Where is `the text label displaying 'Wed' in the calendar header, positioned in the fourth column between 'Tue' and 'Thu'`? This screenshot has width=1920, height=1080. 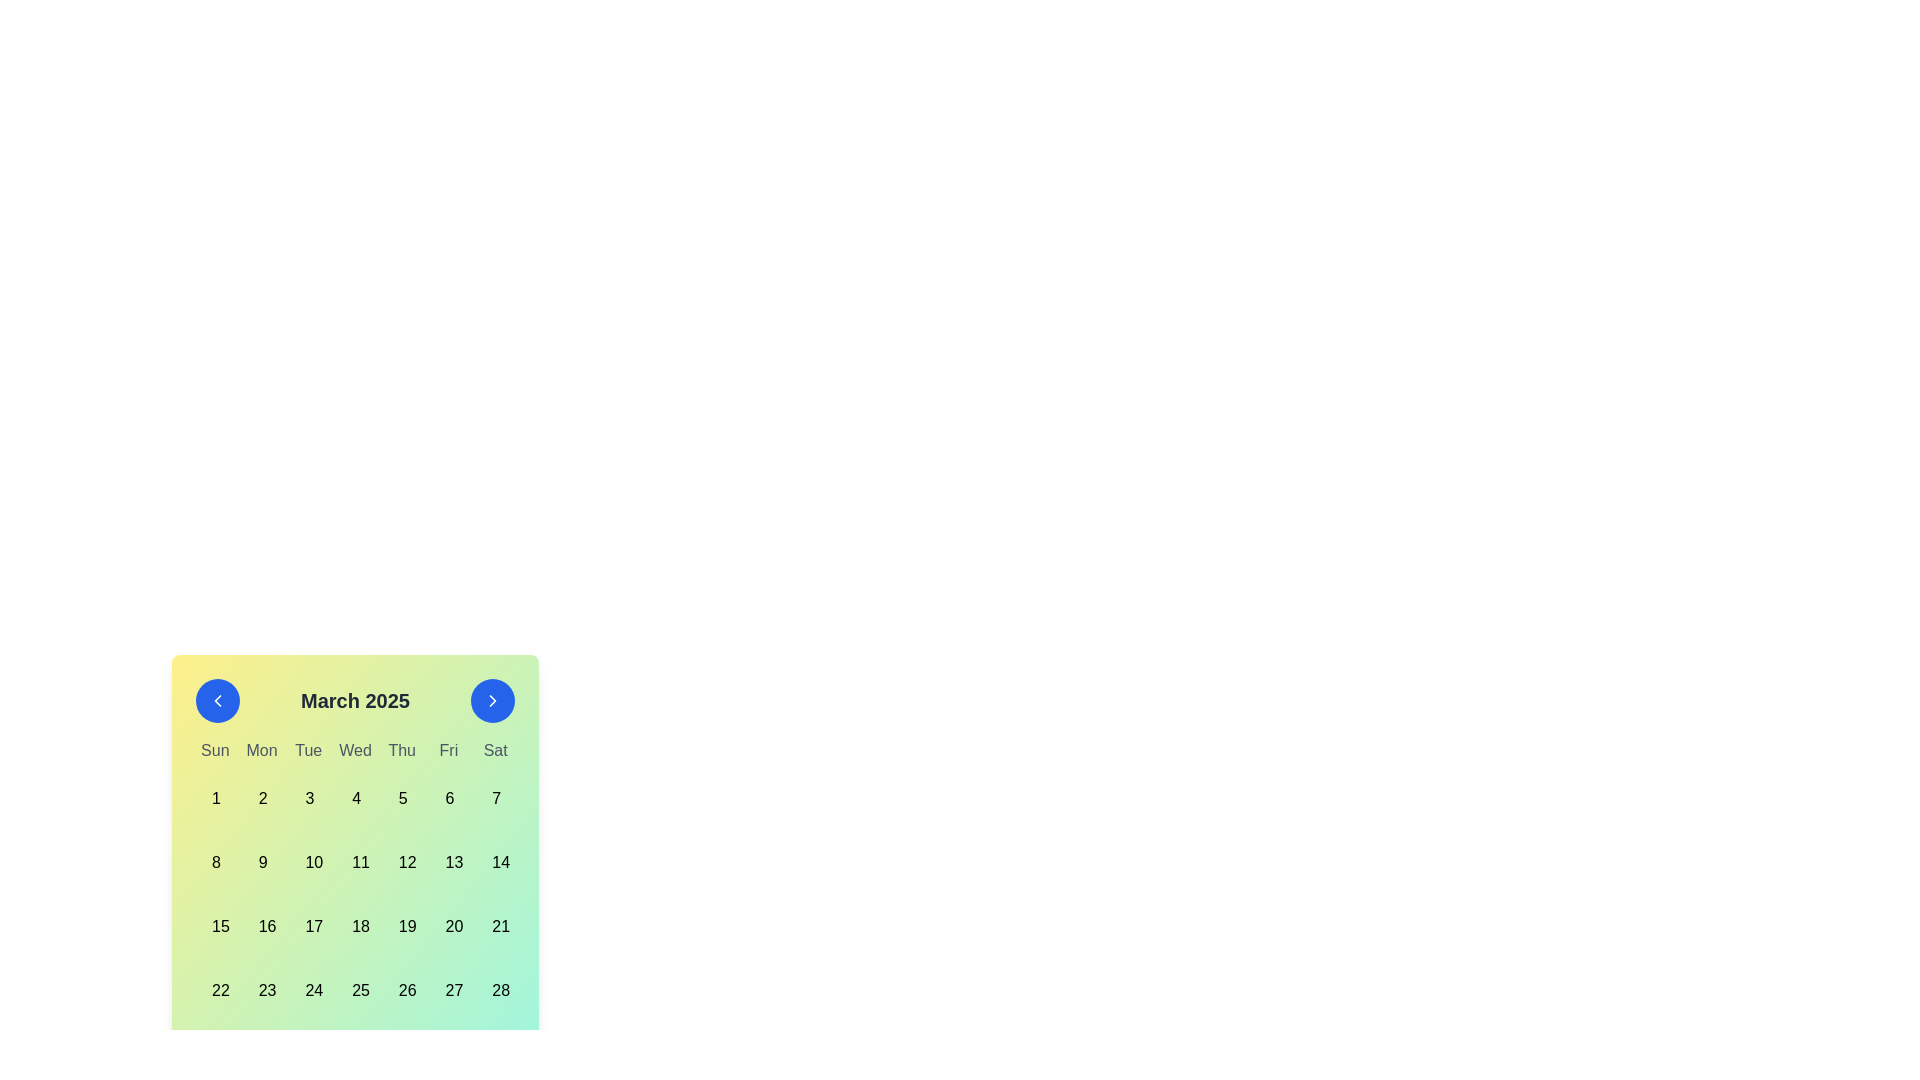
the text label displaying 'Wed' in the calendar header, positioned in the fourth column between 'Tue' and 'Thu' is located at coordinates (355, 751).